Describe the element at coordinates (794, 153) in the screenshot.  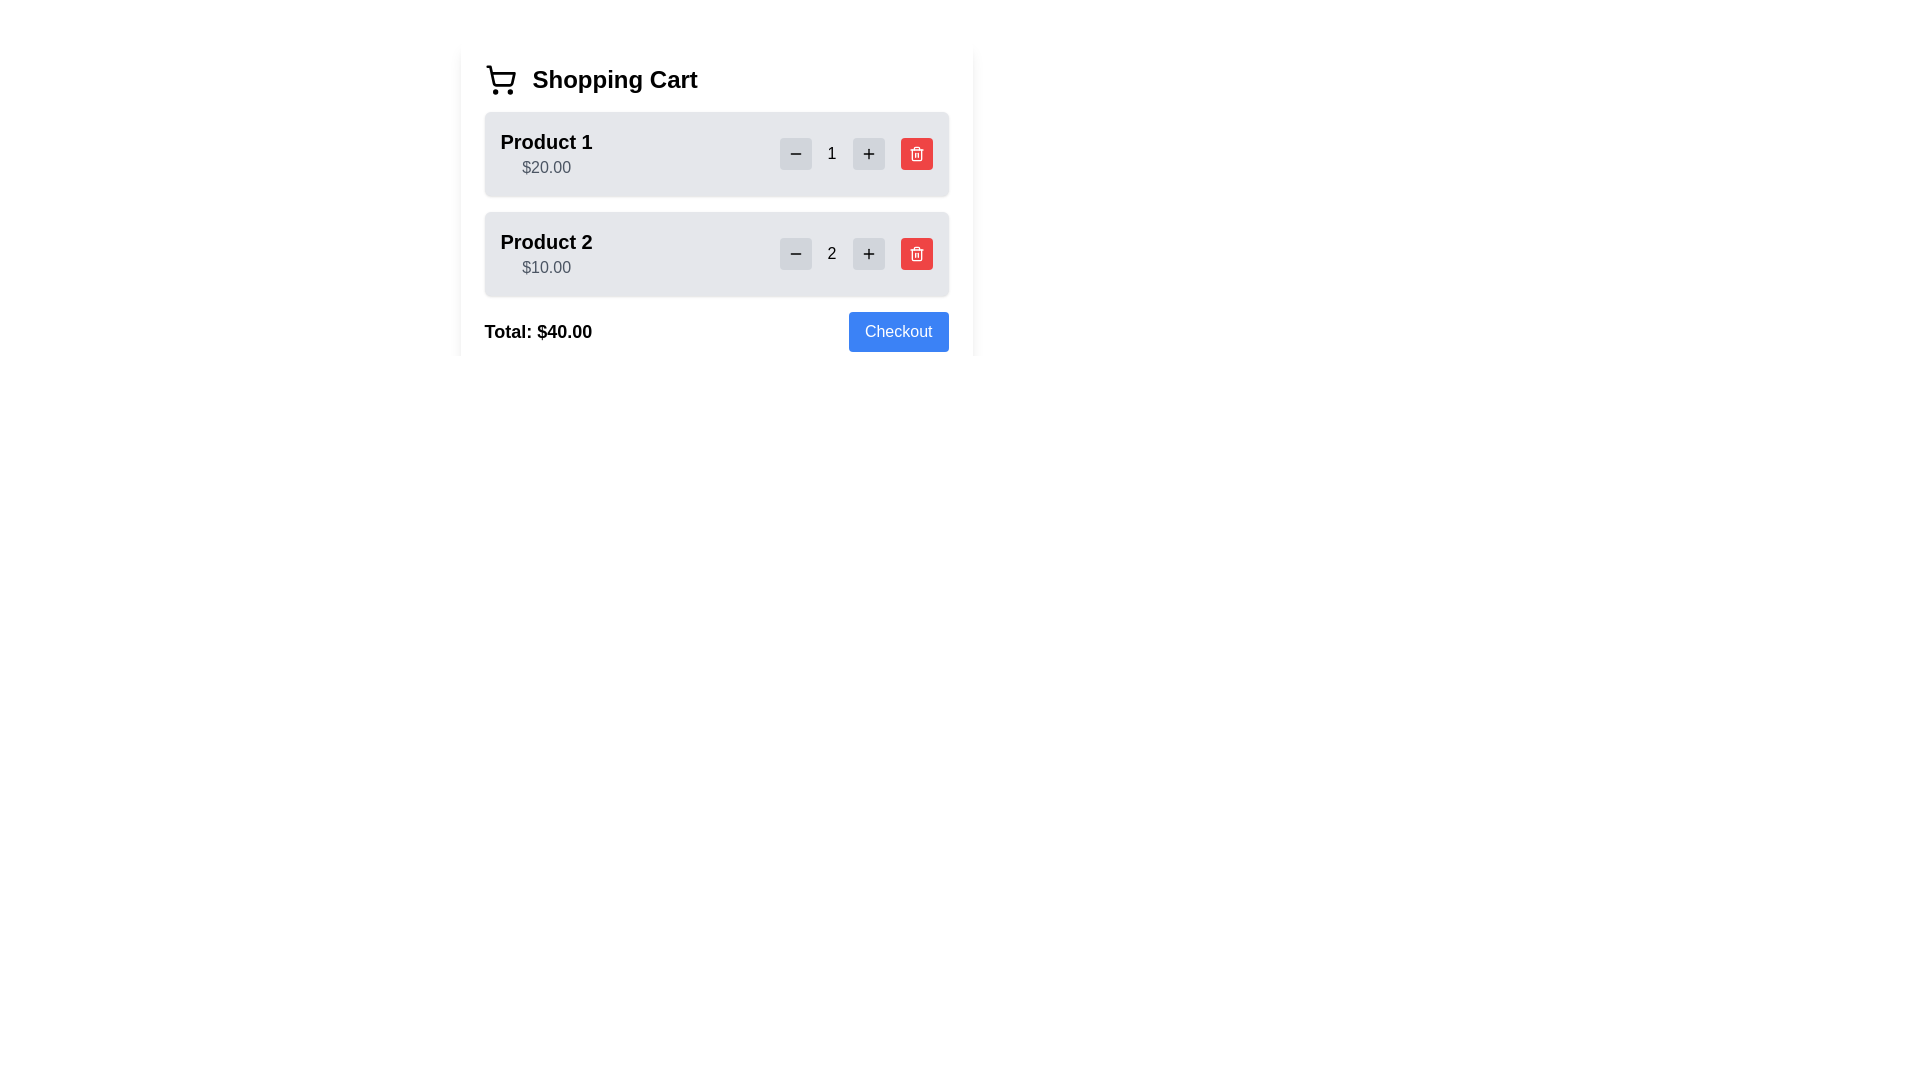
I see `the circular button with a minus sign icon located to the left of the quantity label for 'Product 1' to decrease the quantity` at that location.